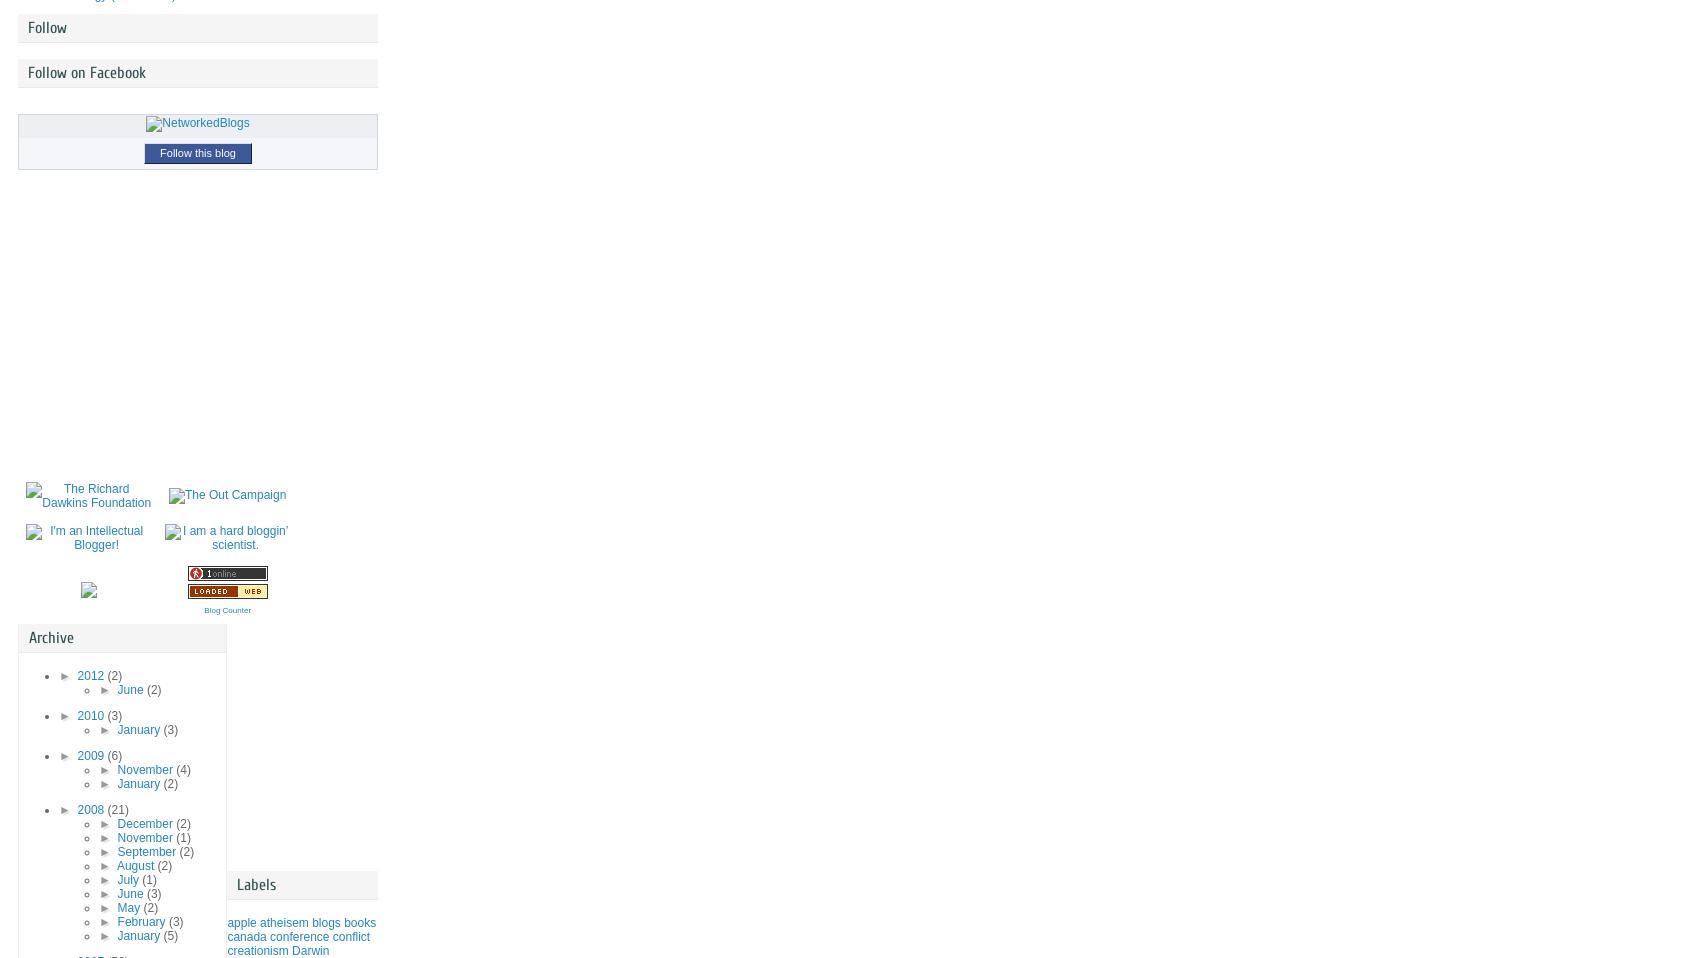 The image size is (1700, 958). I want to click on '2012', so click(91, 674).